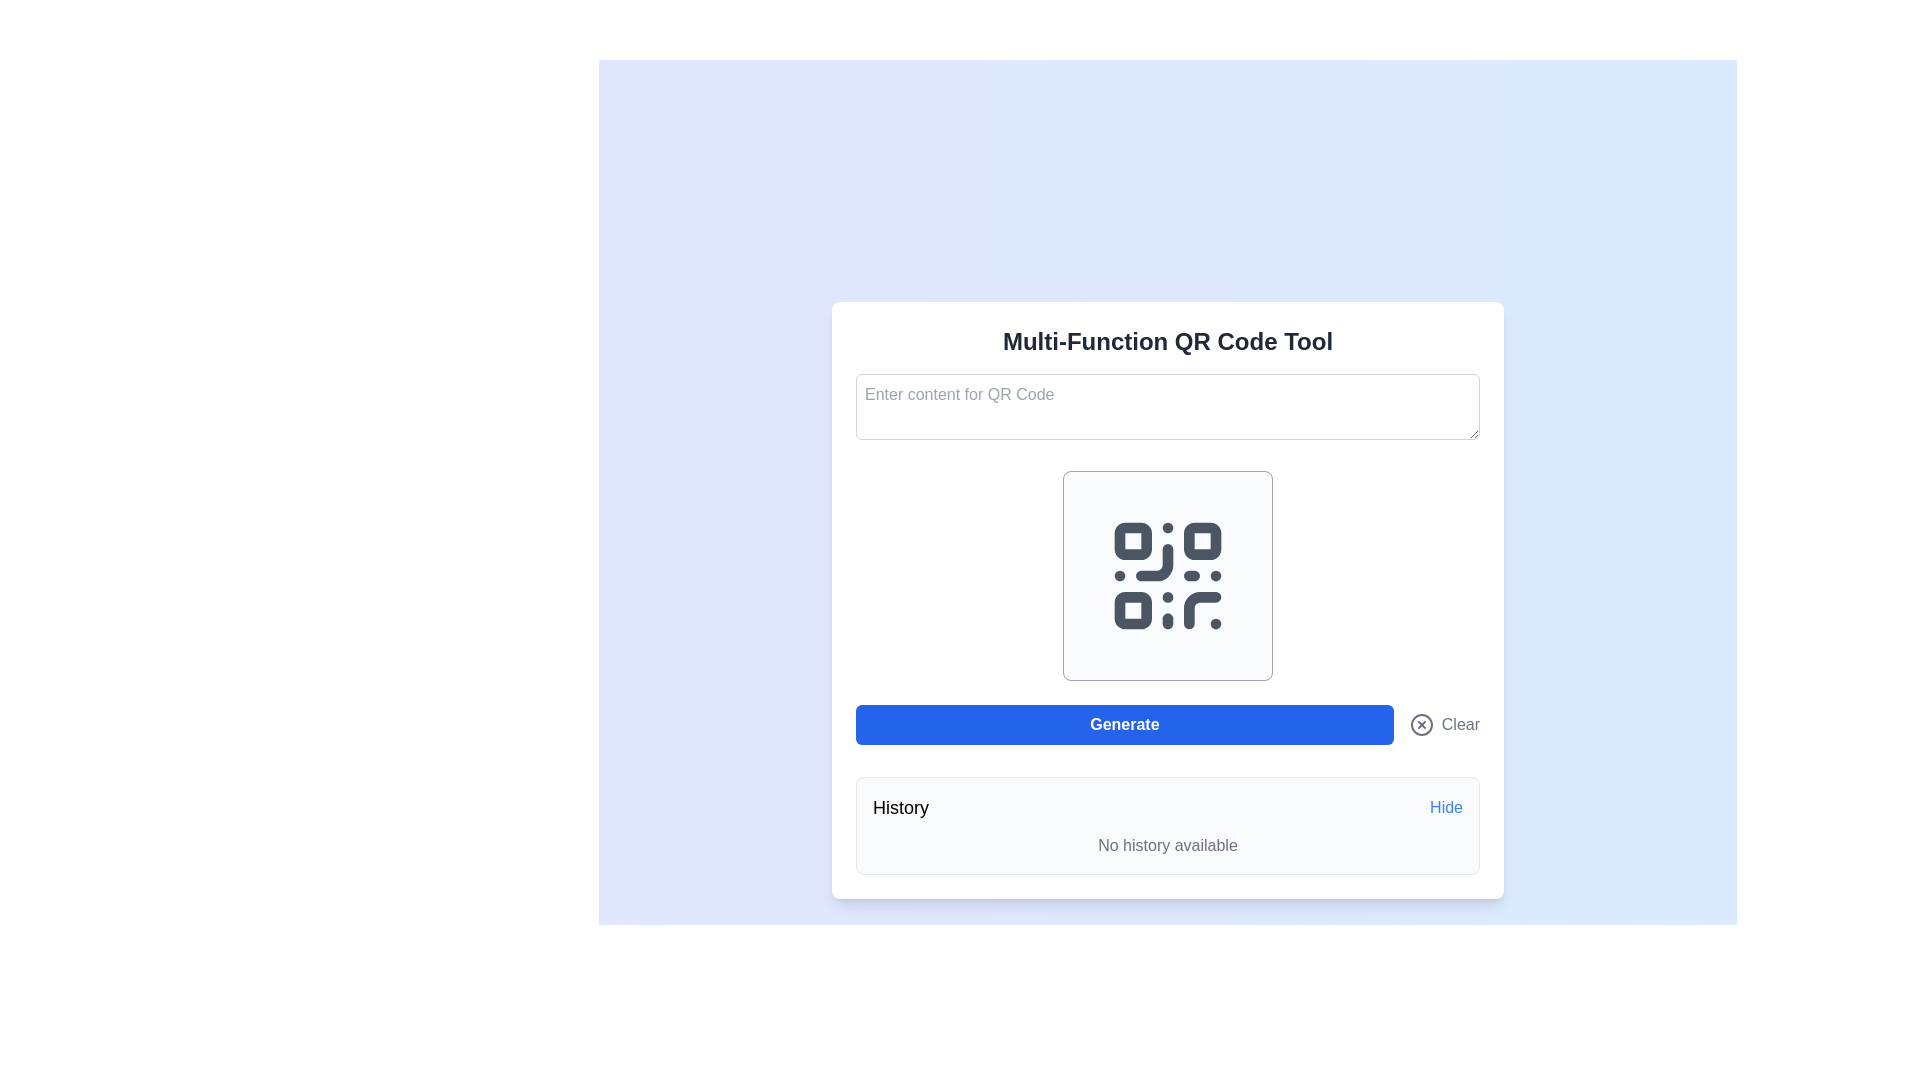  Describe the element at coordinates (1420, 724) in the screenshot. I see `the circular icon-based button with a cross inside, located to the left of the 'Clear' text` at that location.